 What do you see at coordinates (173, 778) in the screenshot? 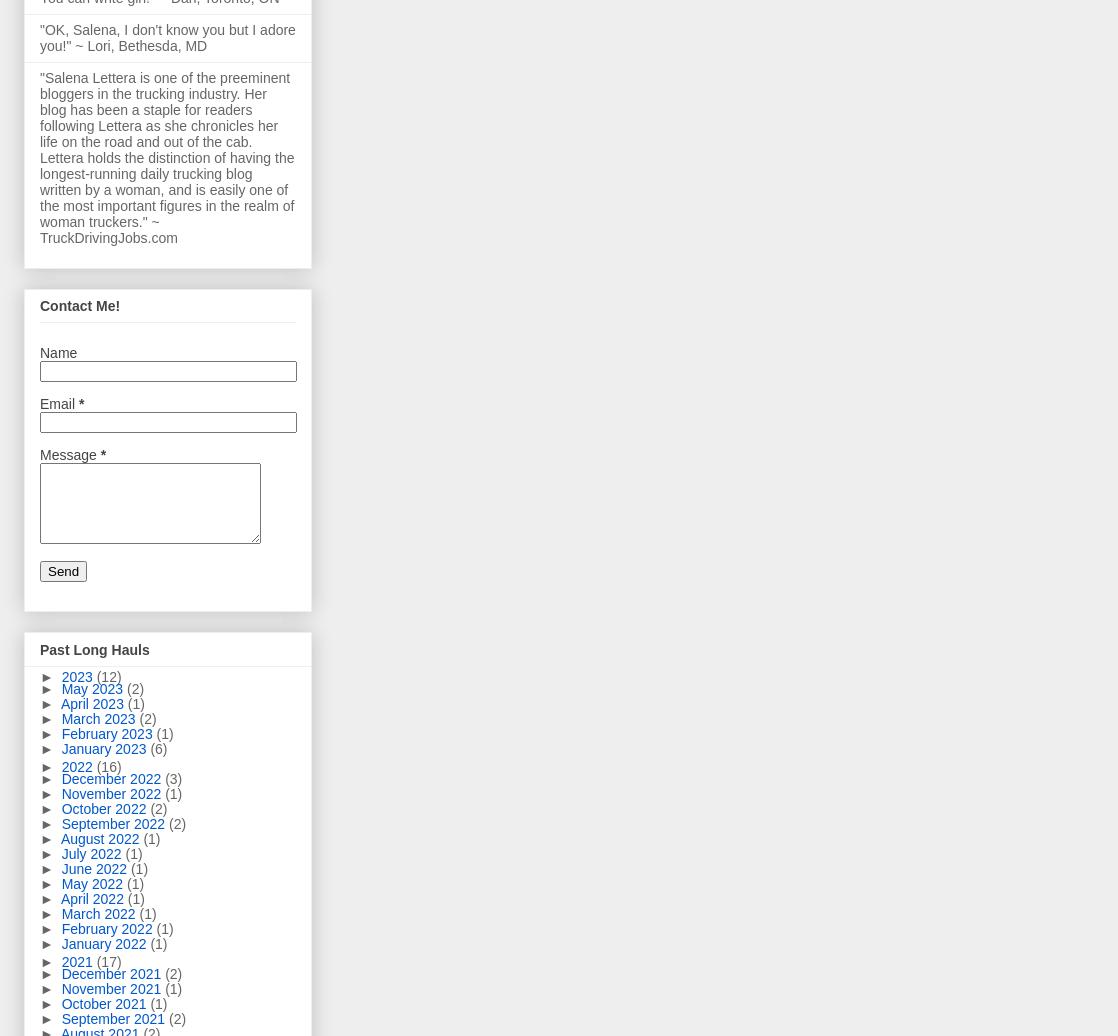
I see `'(3)'` at bounding box center [173, 778].